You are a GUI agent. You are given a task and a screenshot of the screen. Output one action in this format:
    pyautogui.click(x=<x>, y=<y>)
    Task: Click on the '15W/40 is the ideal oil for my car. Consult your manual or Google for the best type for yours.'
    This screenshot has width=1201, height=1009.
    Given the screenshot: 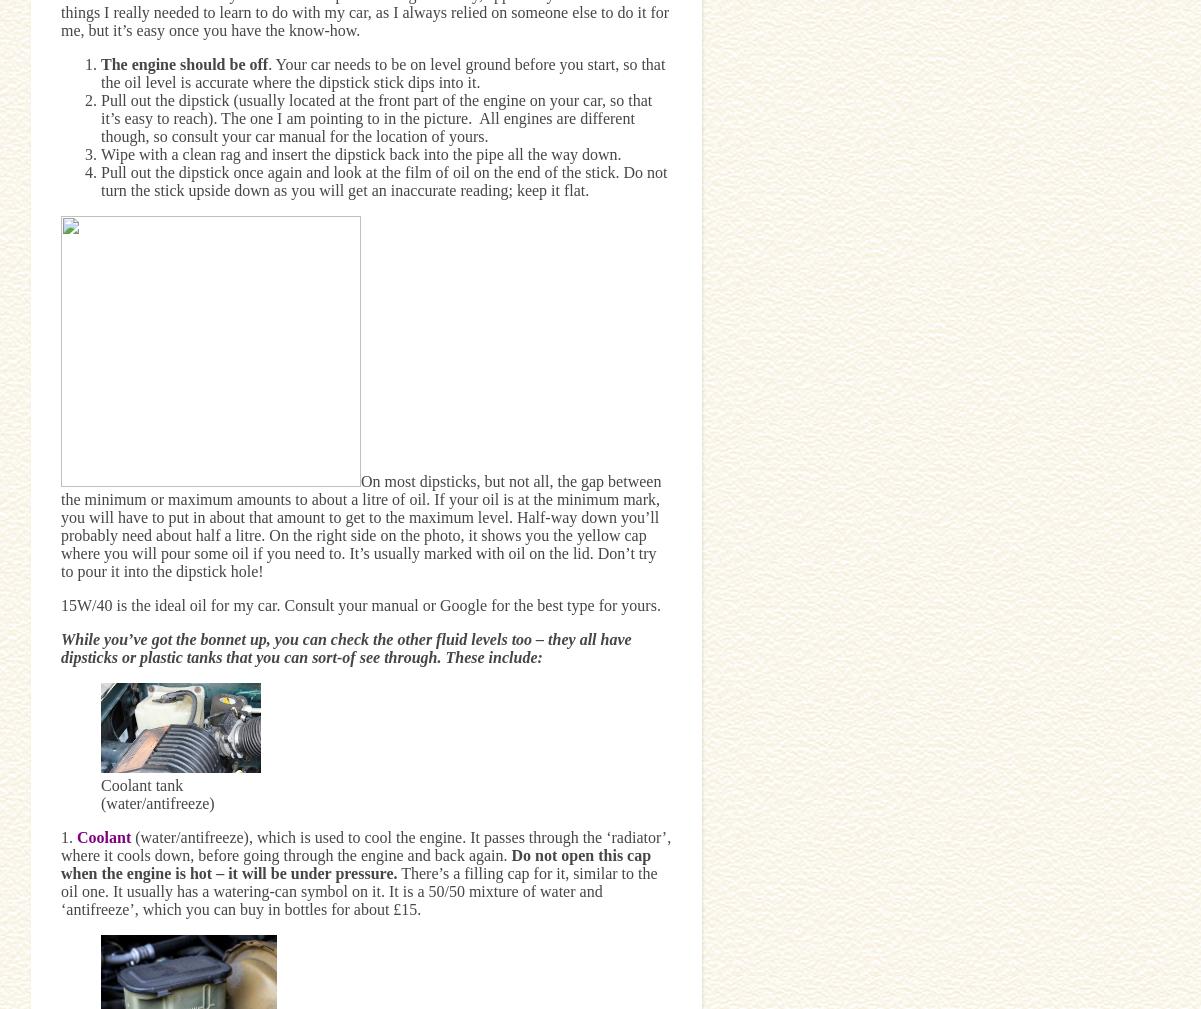 What is the action you would take?
    pyautogui.click(x=61, y=604)
    